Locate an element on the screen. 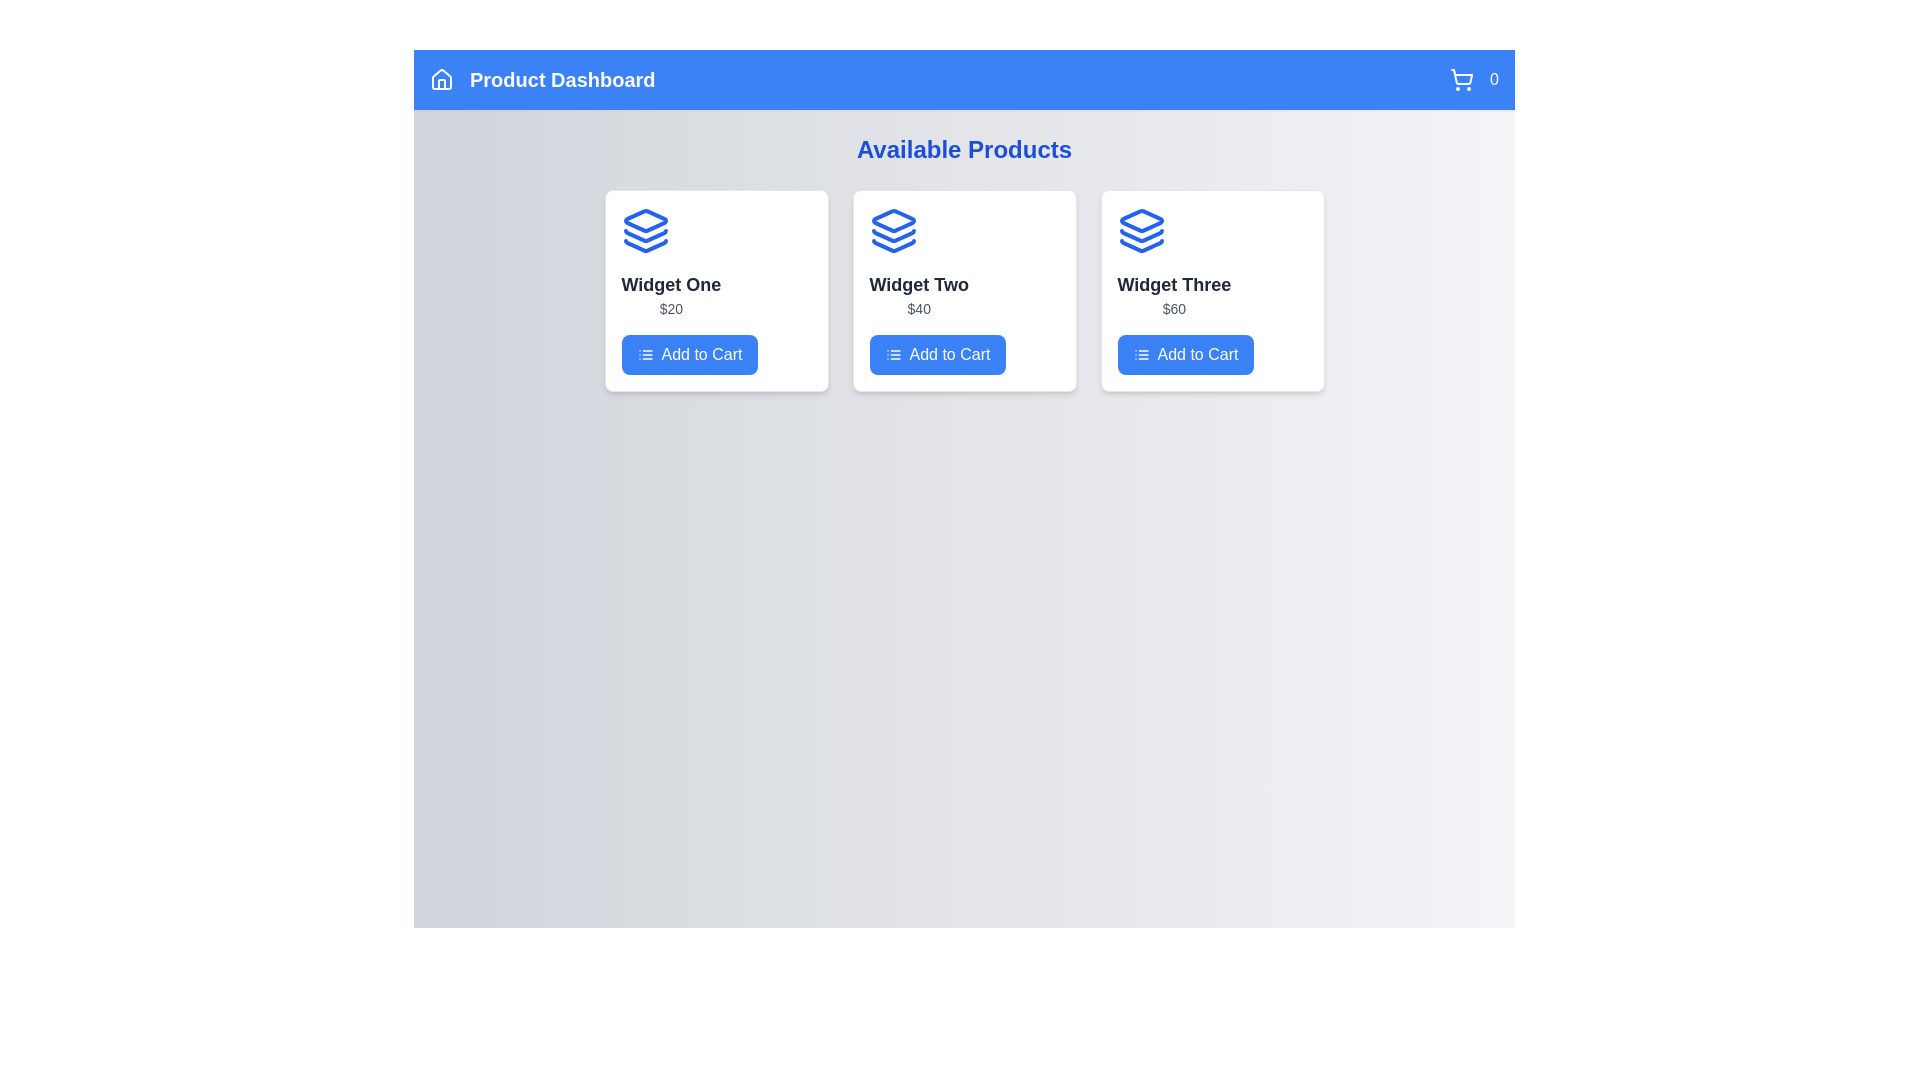 The image size is (1920, 1080). the 'Add to Cart' button with rounded corners, blue background, and white text for accessibility navigation is located at coordinates (690, 353).